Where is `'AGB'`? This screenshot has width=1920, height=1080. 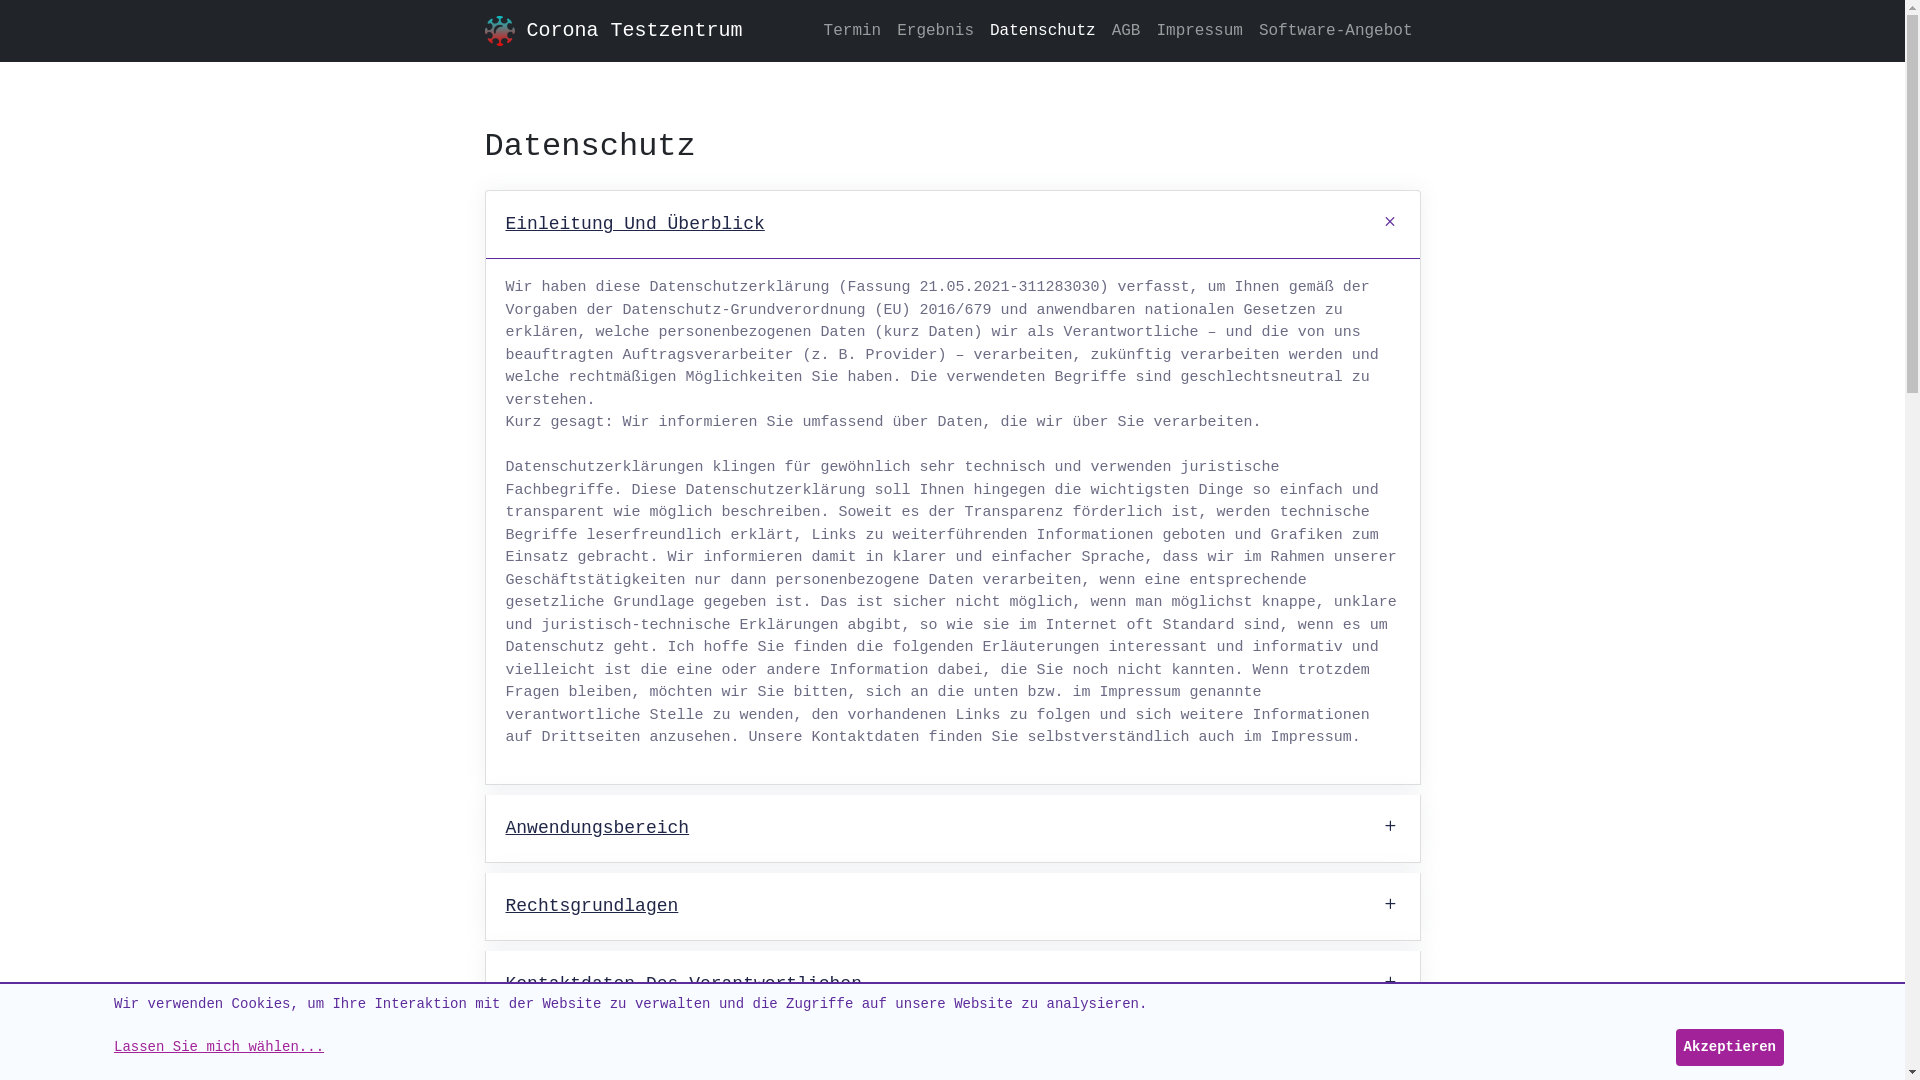 'AGB' is located at coordinates (1126, 30).